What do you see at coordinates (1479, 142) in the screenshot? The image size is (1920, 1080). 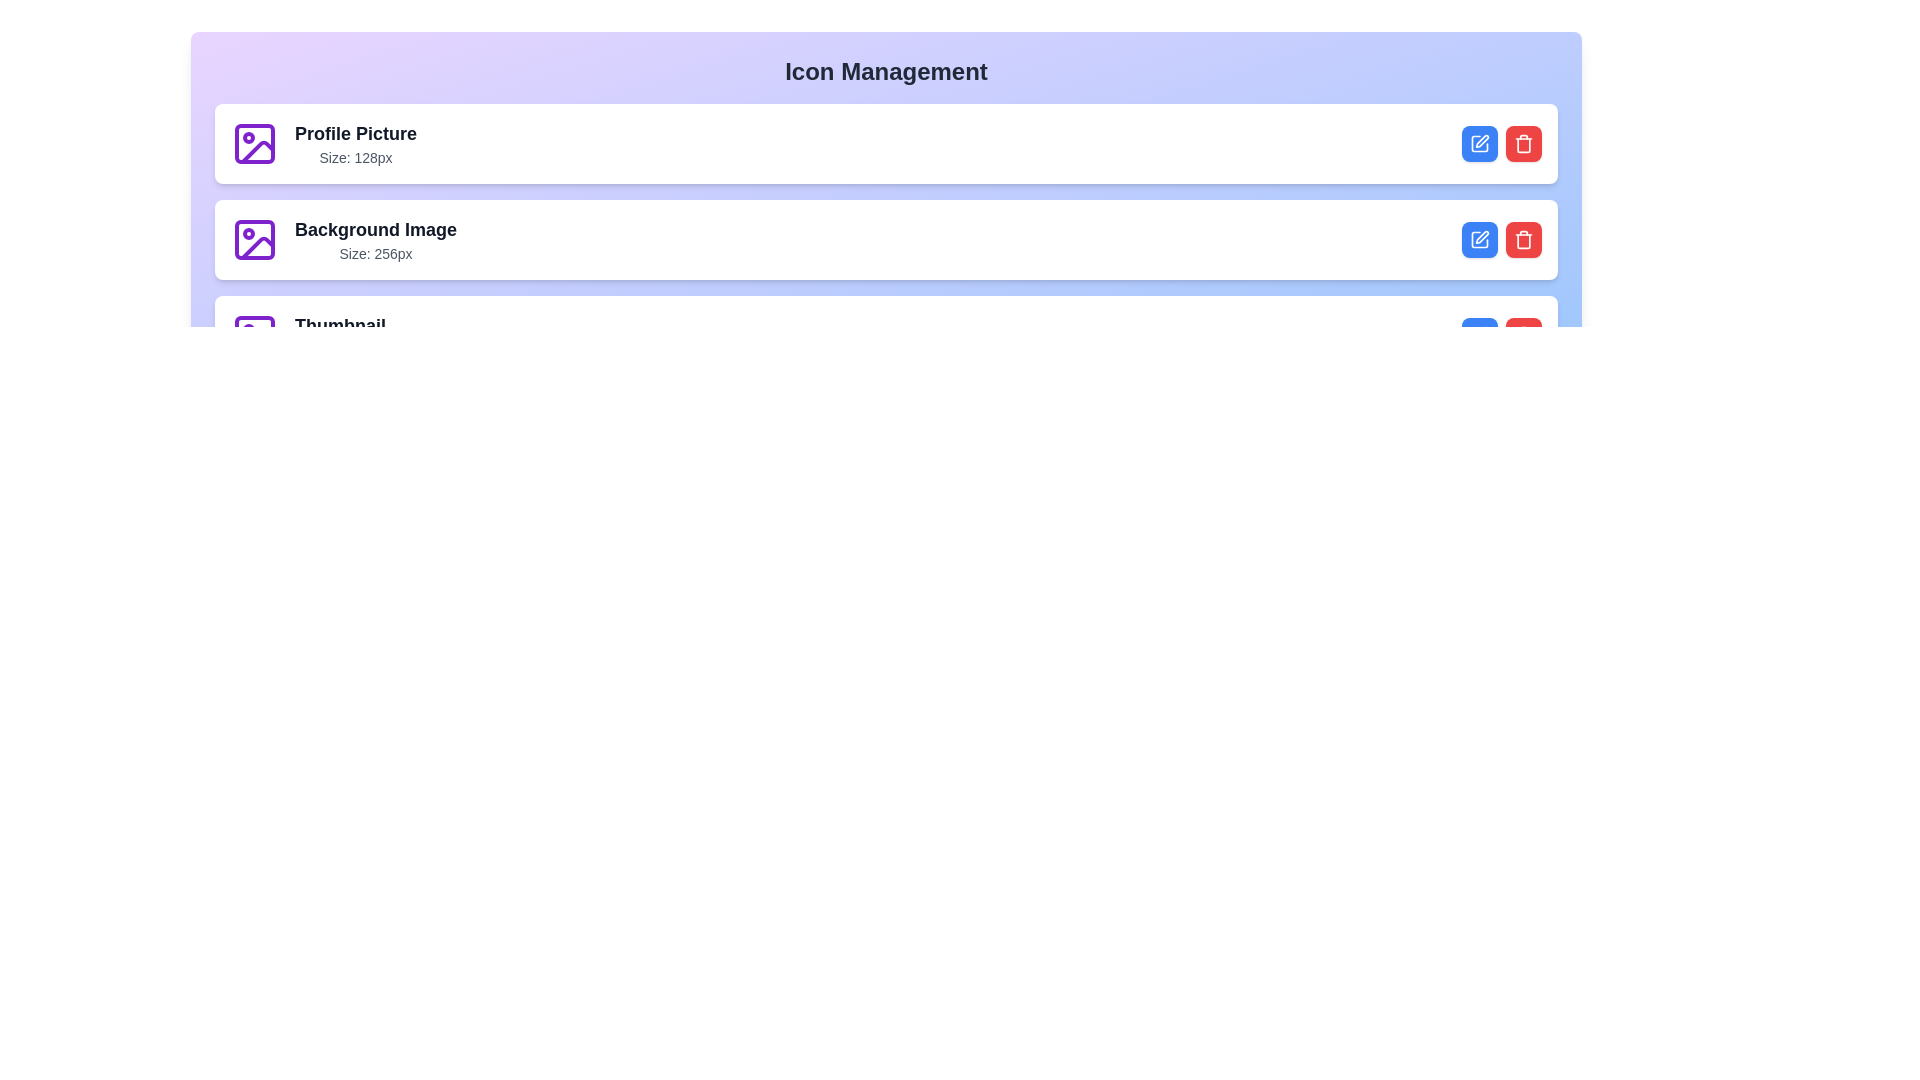 I see `the edit button located in the first row of listed items, positioned to the right of the delete button` at bounding box center [1479, 142].